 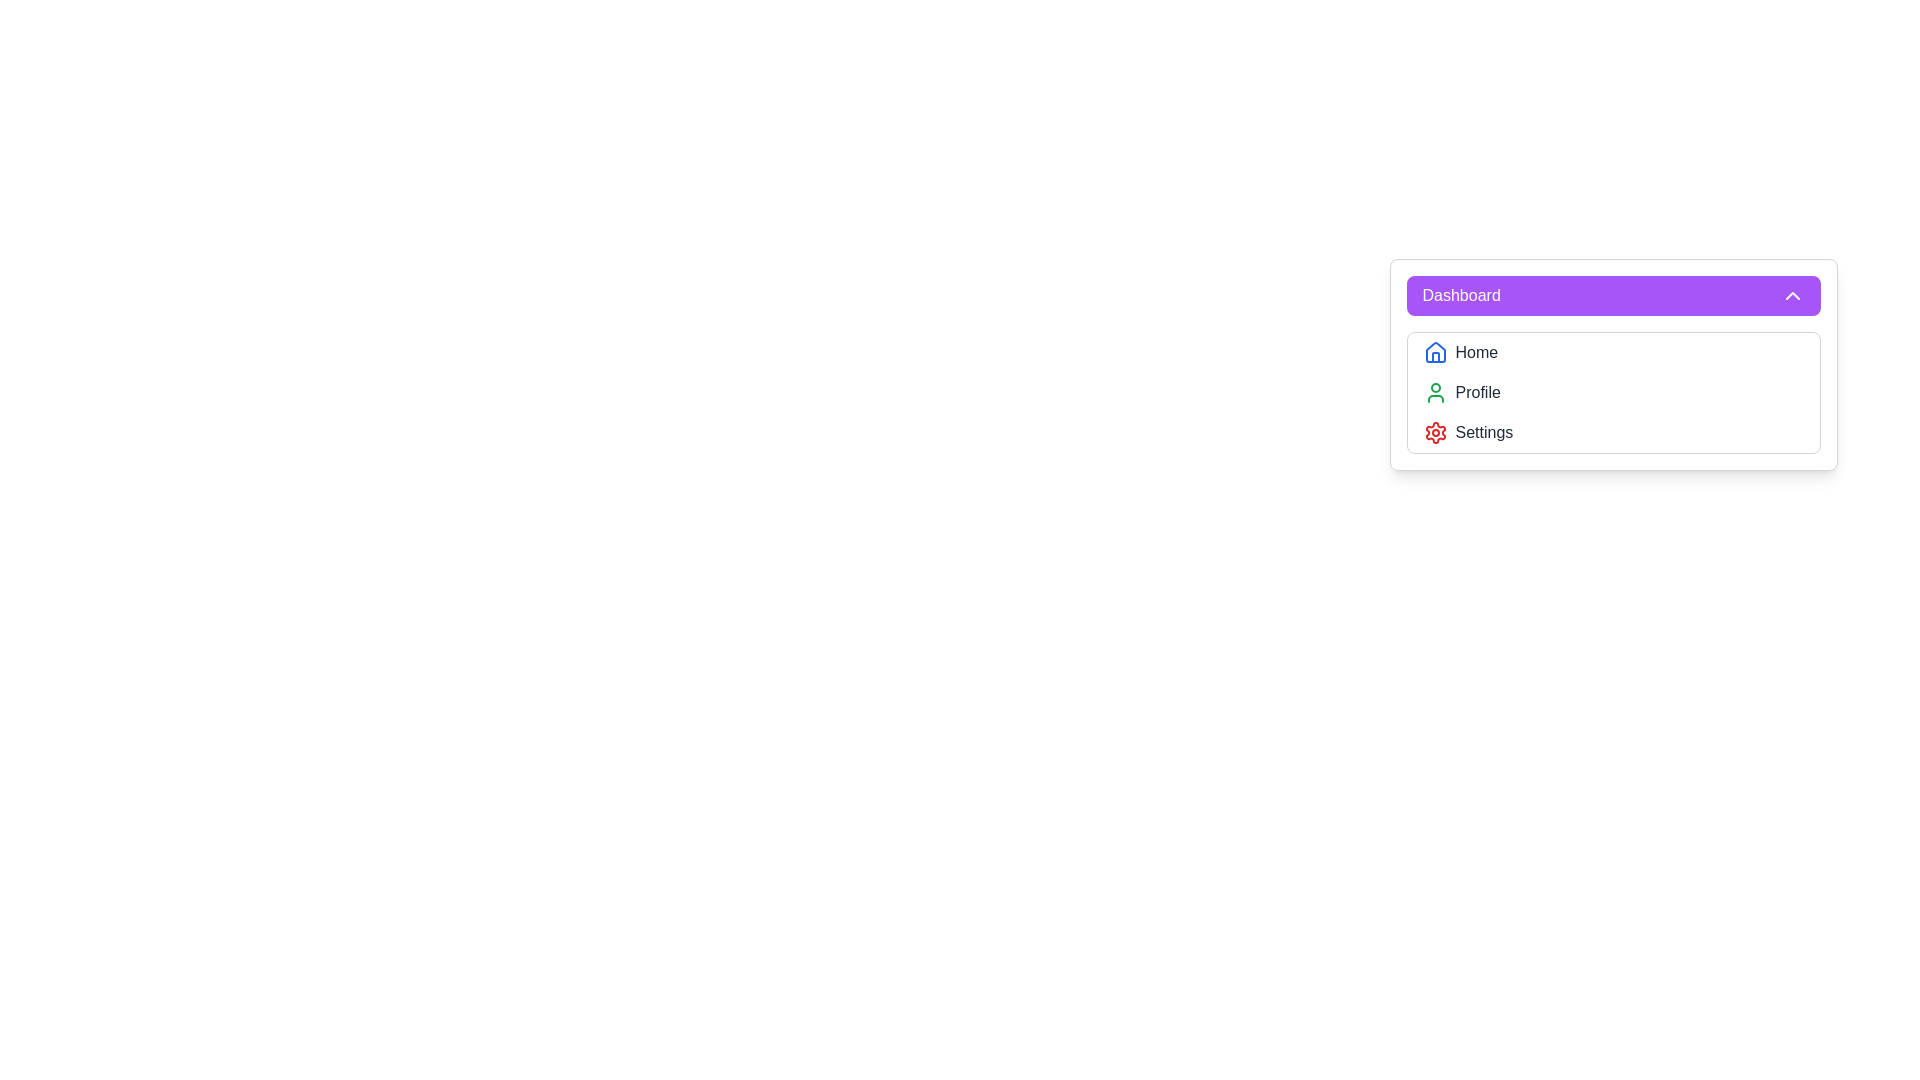 What do you see at coordinates (1434, 352) in the screenshot?
I see `the house-shaped icon with a blue outline located to the left of the 'Home' label in the dropdown menu under the 'Dashboard' section` at bounding box center [1434, 352].